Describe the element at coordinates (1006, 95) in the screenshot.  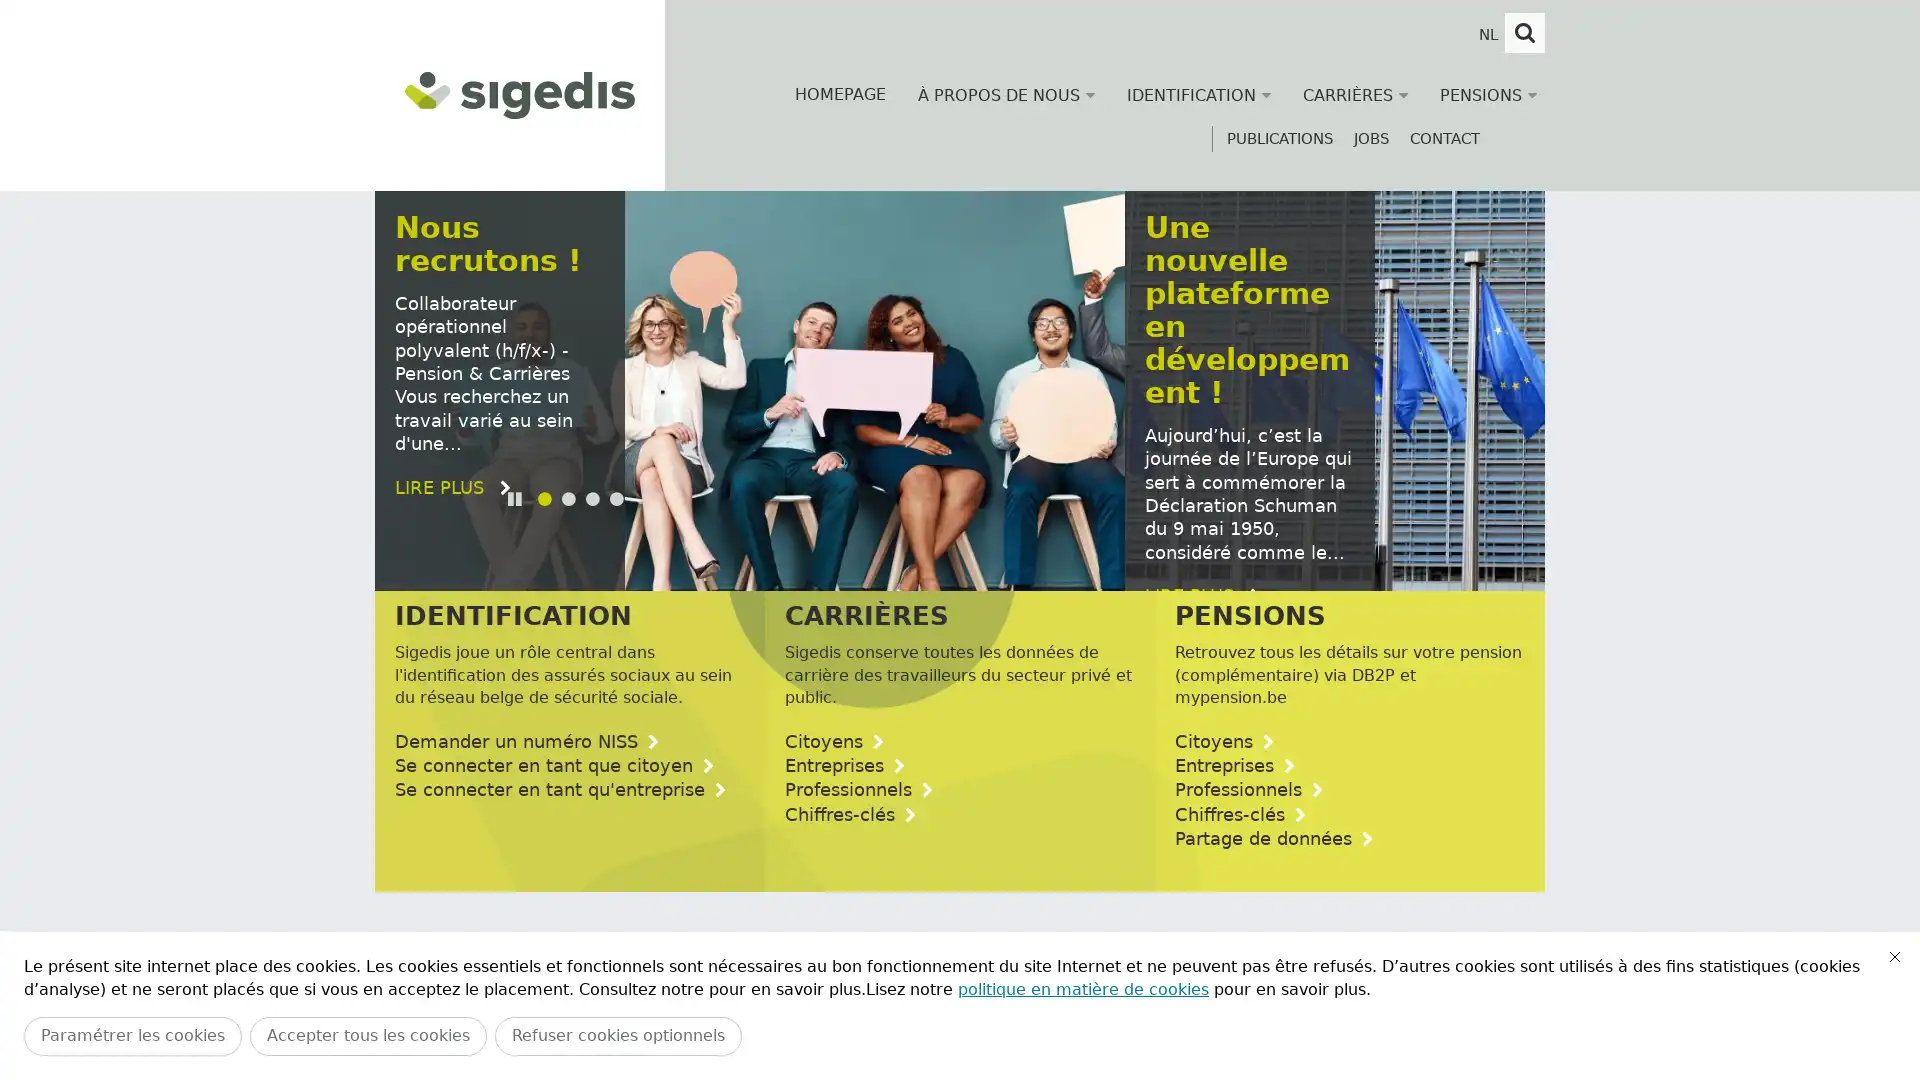
I see `A PROPOS DE NOUS` at that location.